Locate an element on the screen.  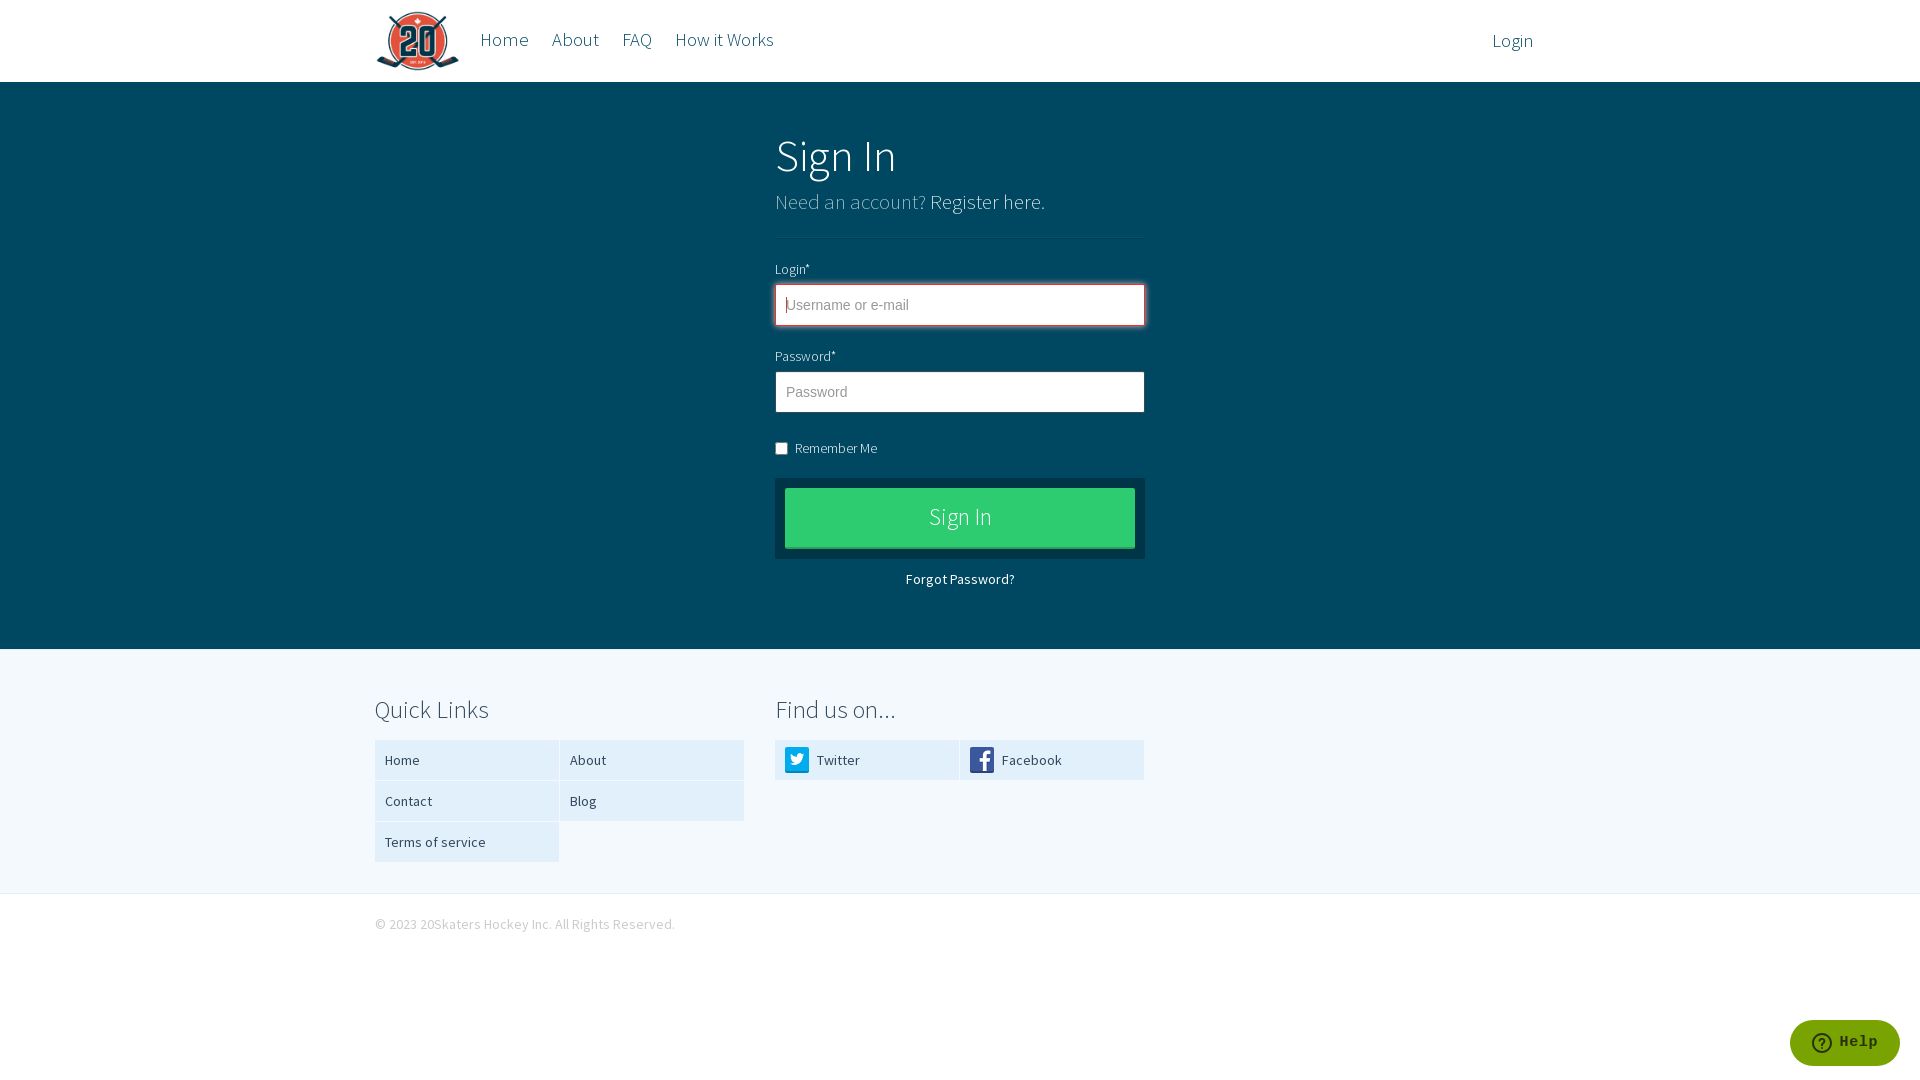
'About' is located at coordinates (542, 39).